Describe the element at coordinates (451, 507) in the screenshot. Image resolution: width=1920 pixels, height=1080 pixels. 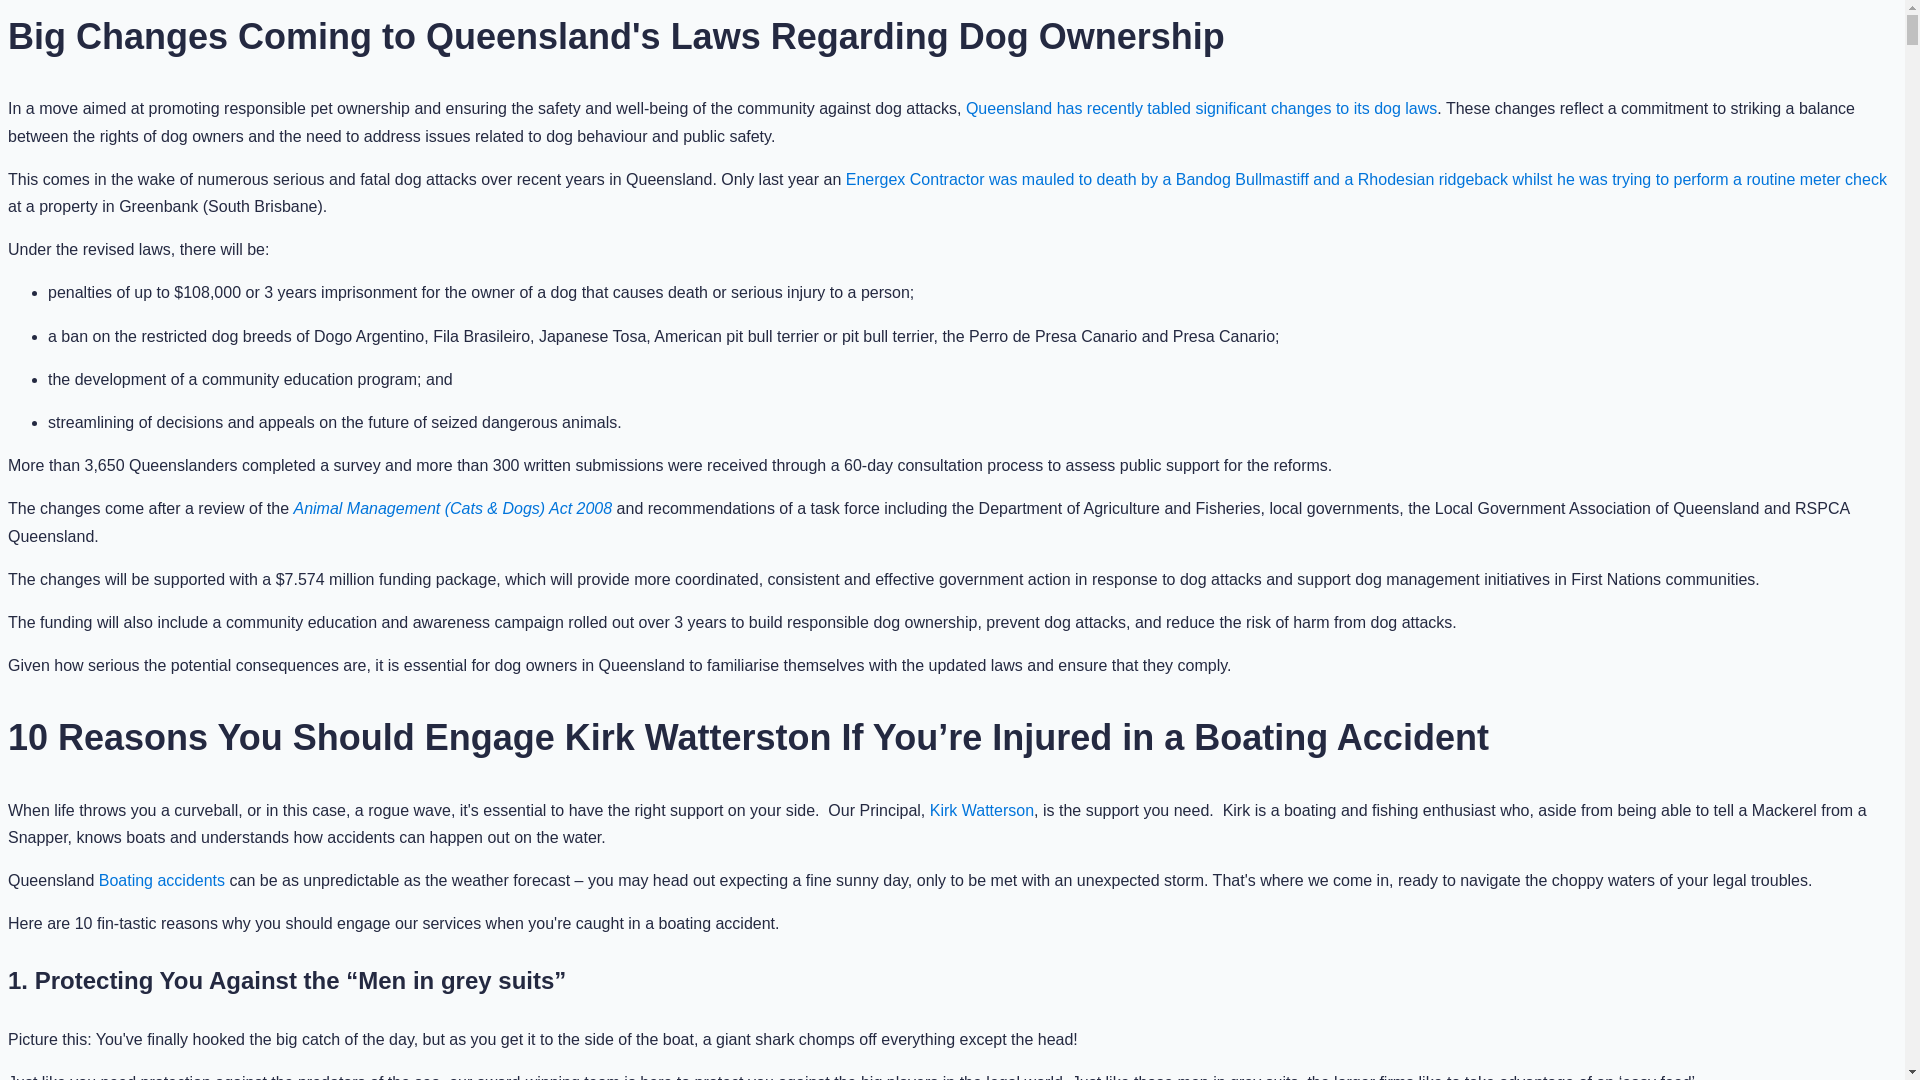
I see `'Animal Management (Cats & Dogs) Act 2008'` at that location.